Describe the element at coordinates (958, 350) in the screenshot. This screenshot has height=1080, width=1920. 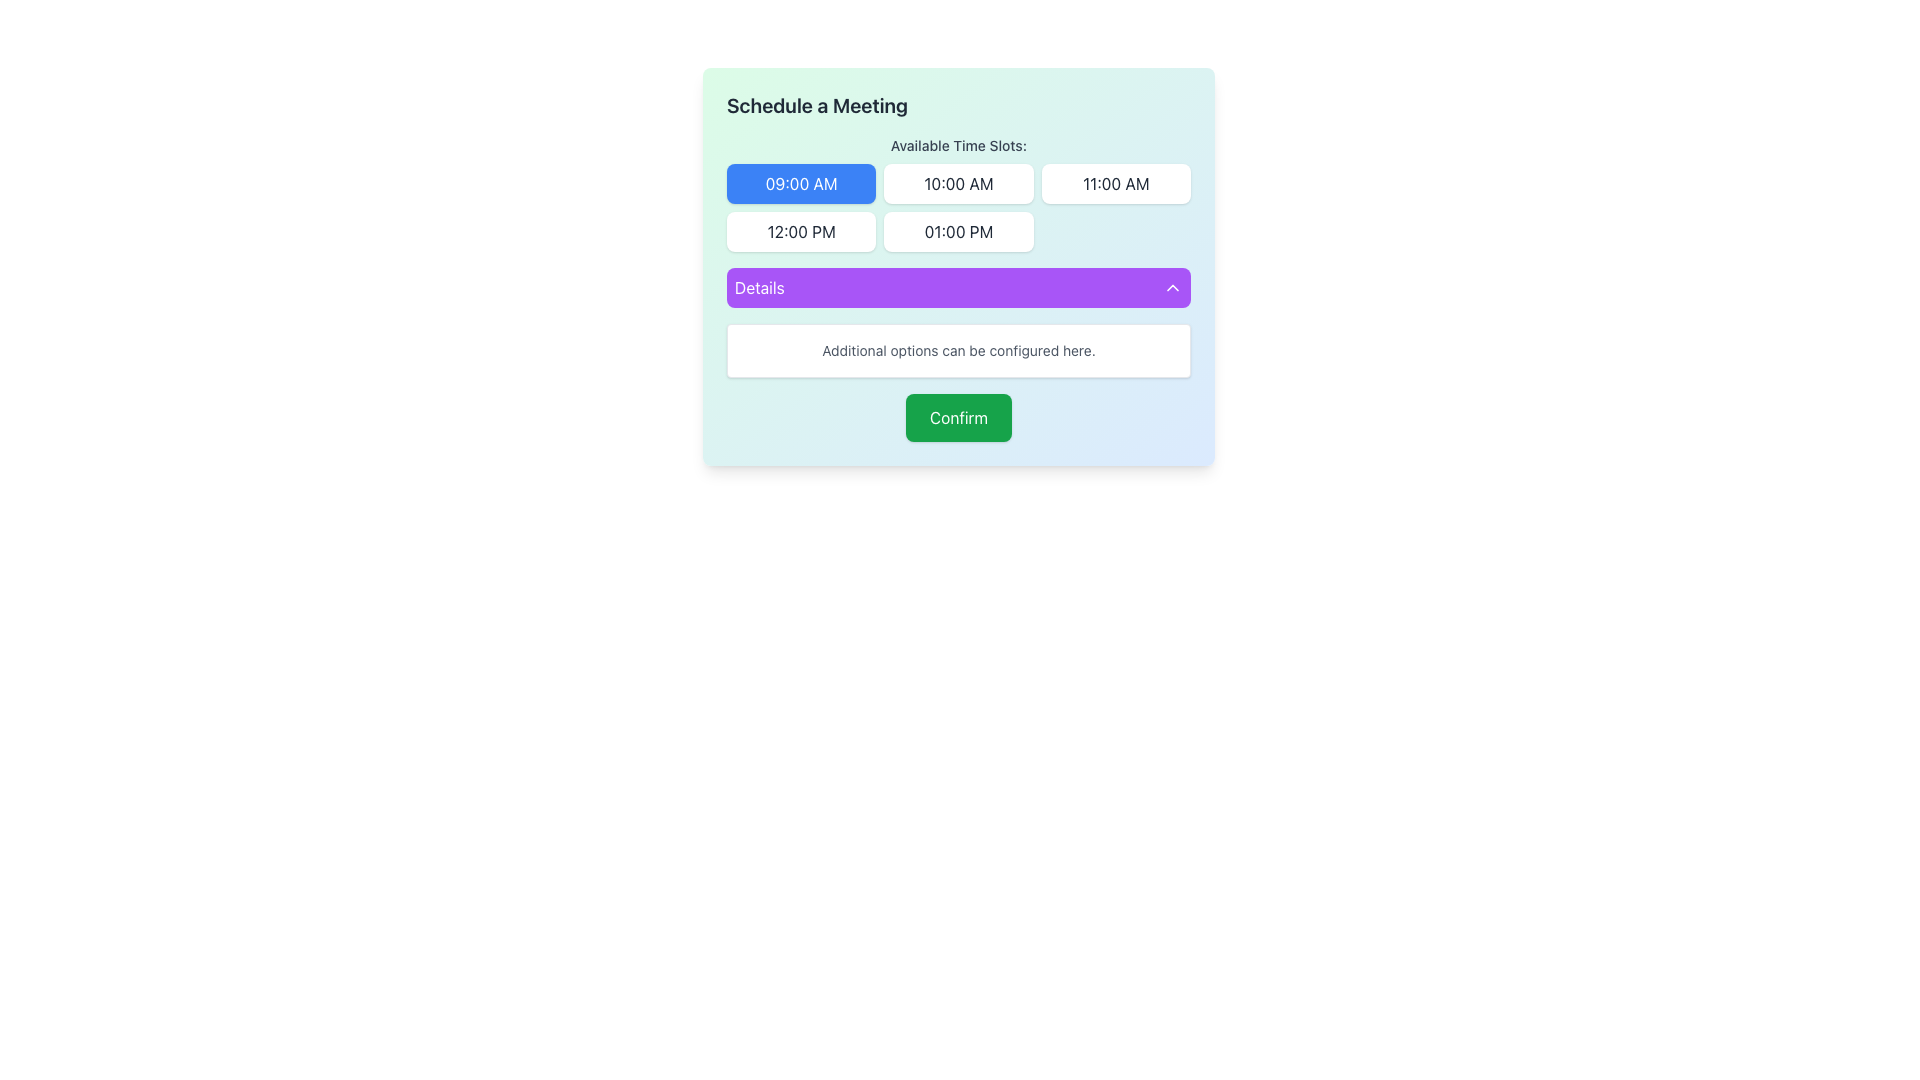
I see `the static text label providing contextual help located within a rounded white box beneath the 'Details' purple bar and above the green 'Confirm' button` at that location.